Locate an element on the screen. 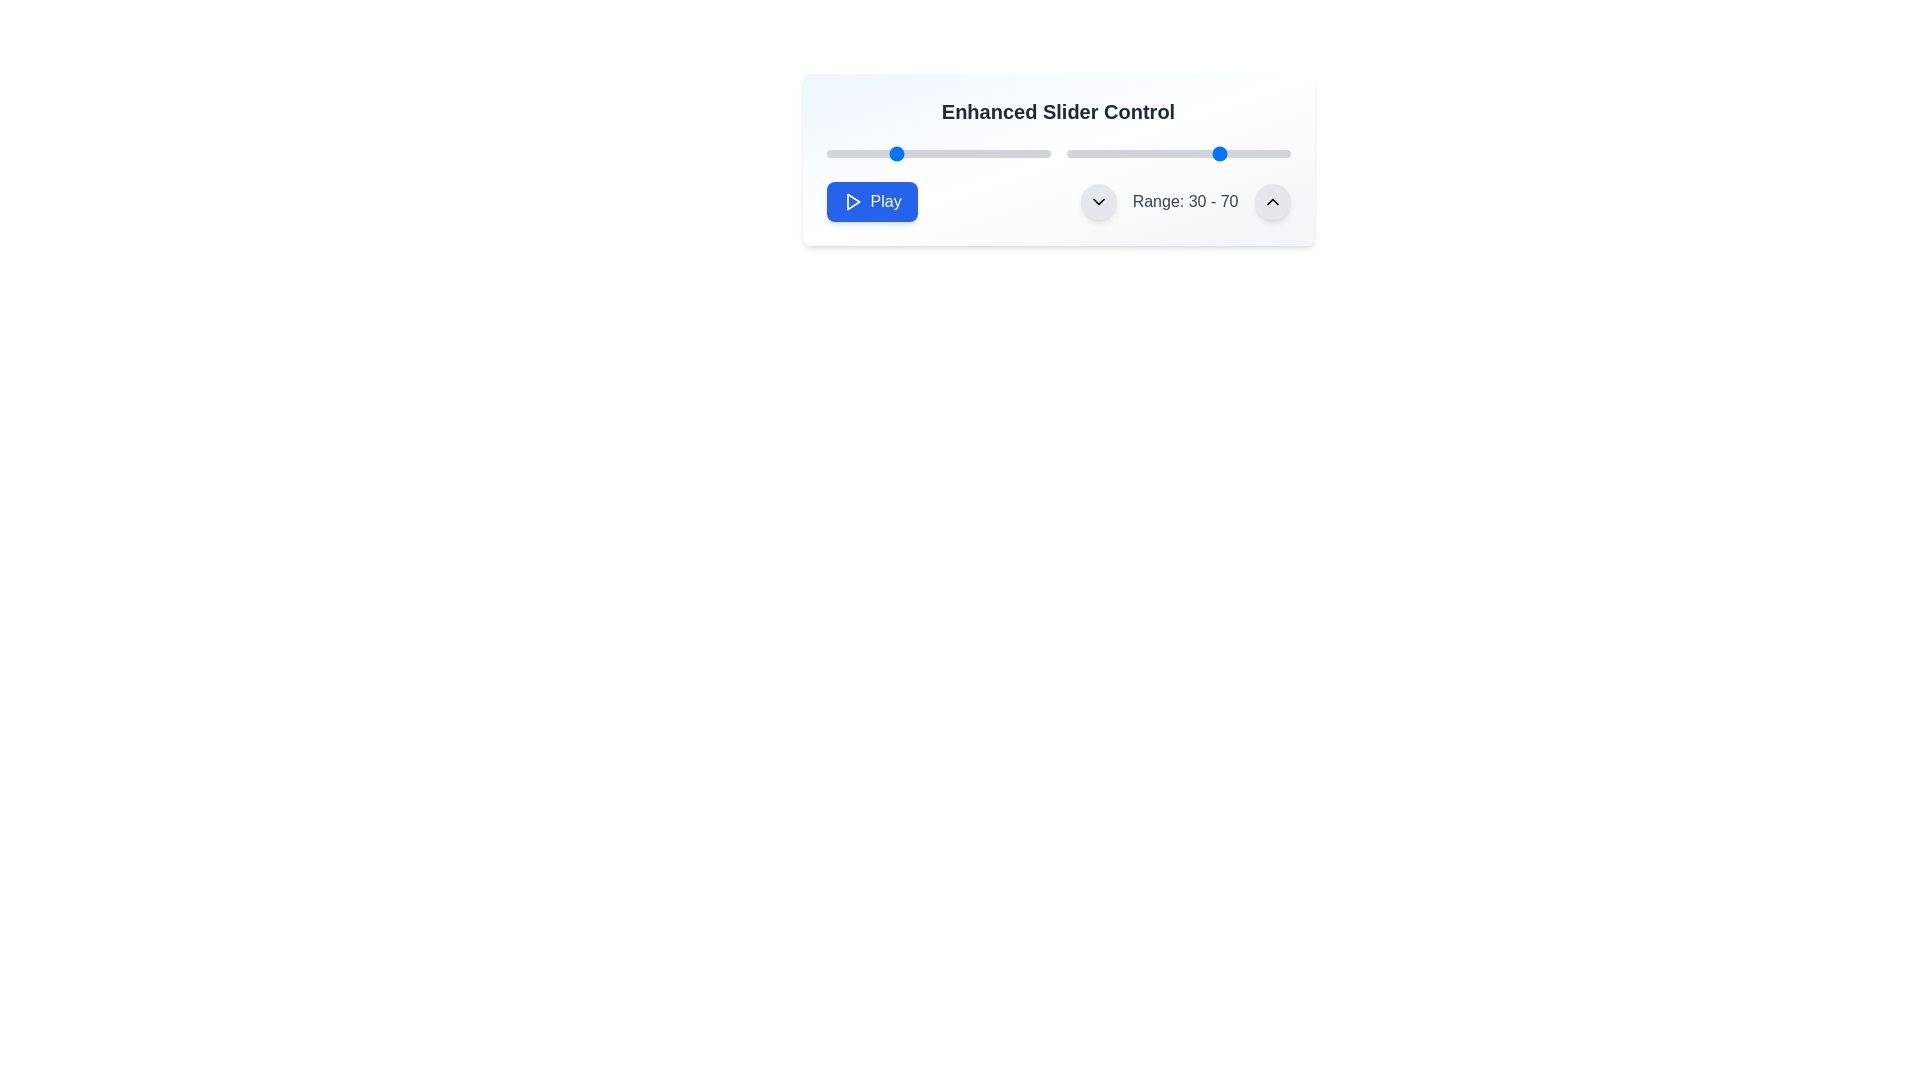 This screenshot has width=1920, height=1080. the slider is located at coordinates (919, 153).